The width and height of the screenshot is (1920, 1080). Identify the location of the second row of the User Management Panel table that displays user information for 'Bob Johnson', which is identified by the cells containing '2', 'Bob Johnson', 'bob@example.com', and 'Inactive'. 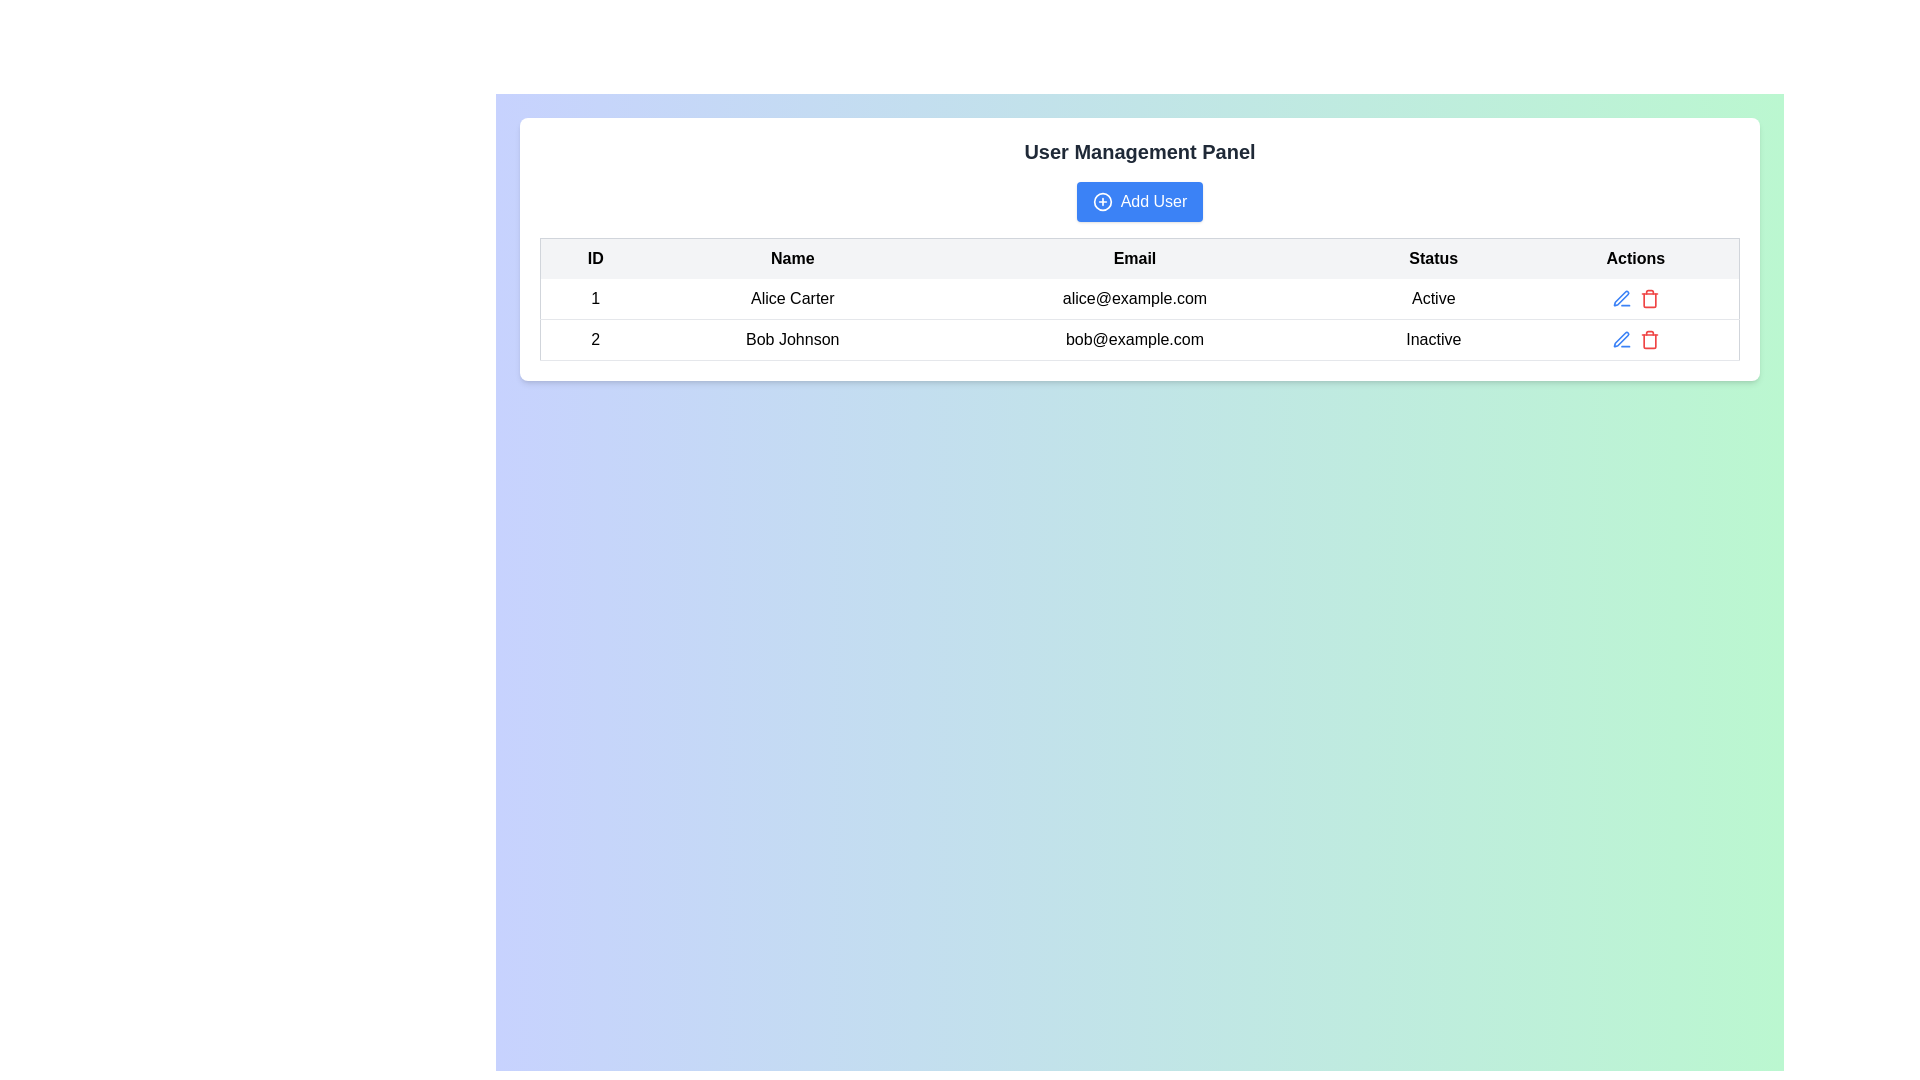
(1140, 338).